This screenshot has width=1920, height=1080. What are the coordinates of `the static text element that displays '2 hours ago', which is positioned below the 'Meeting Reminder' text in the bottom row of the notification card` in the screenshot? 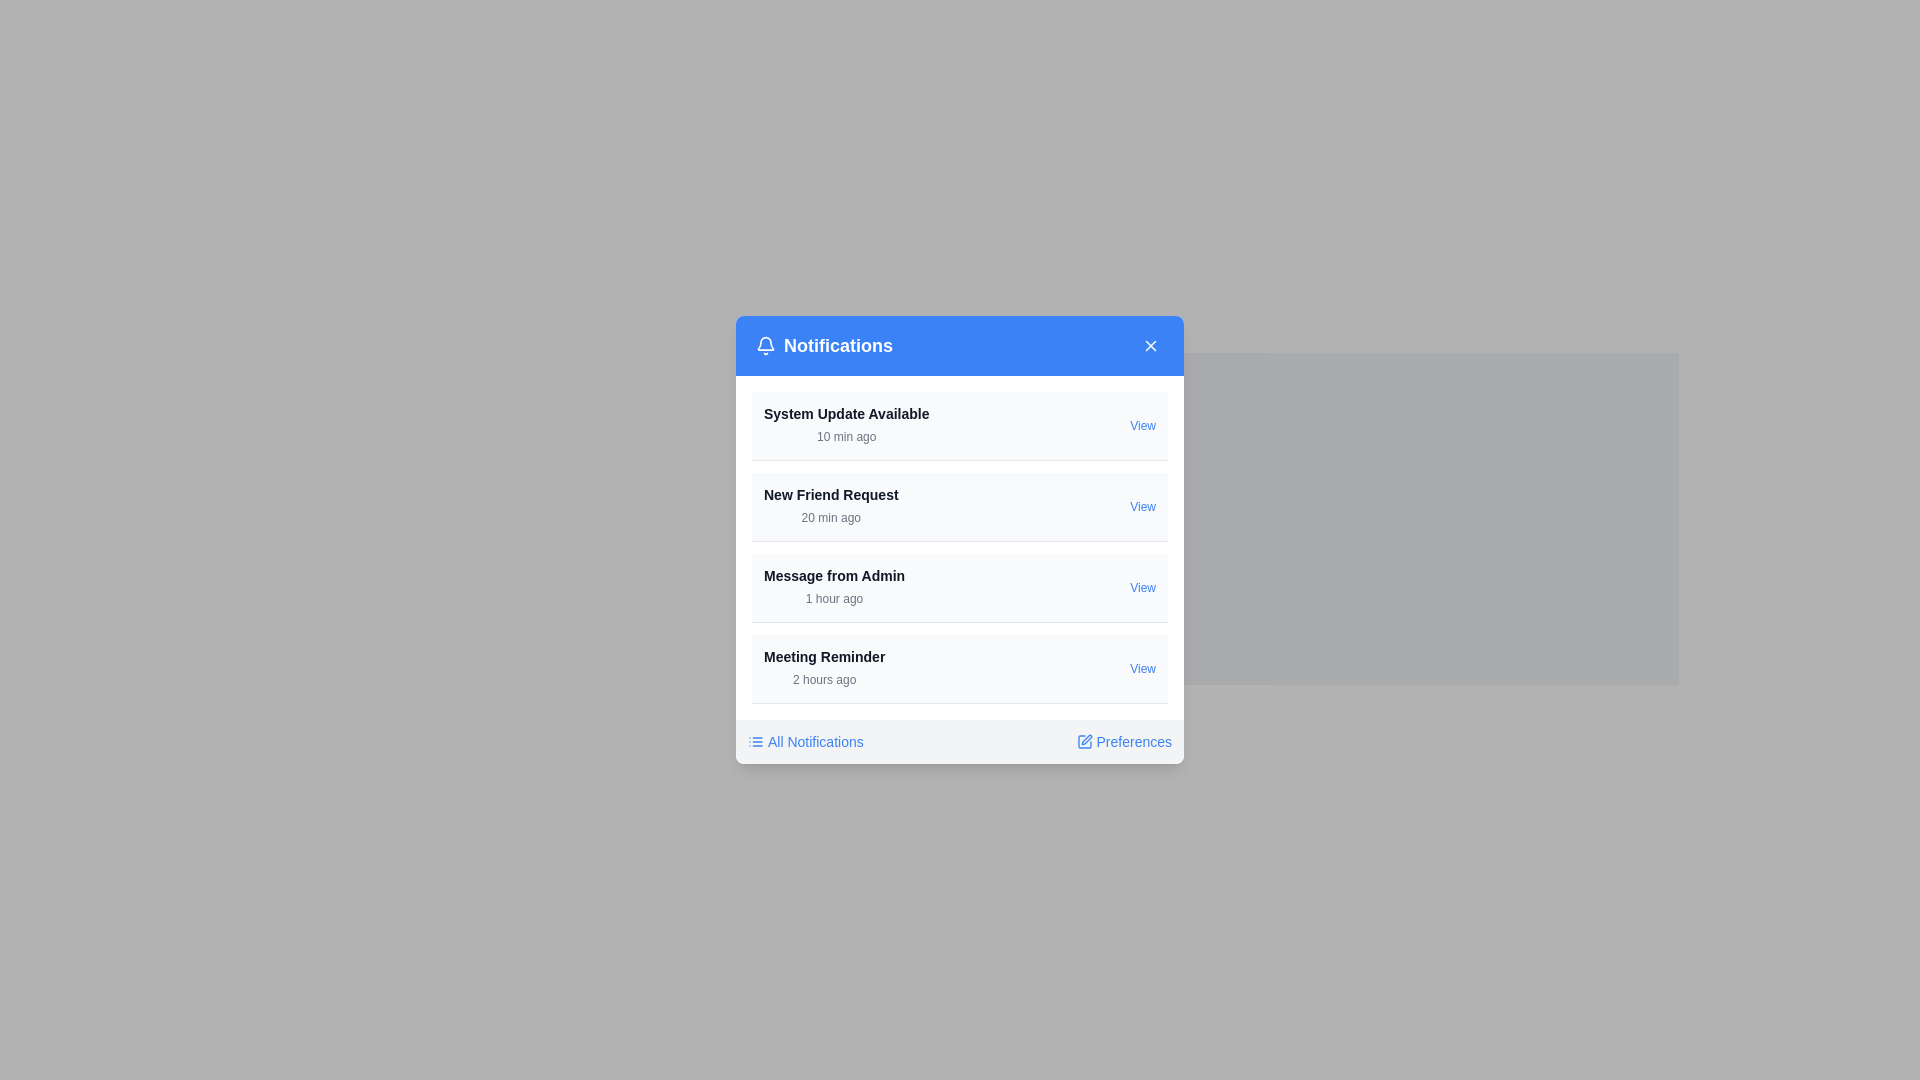 It's located at (824, 678).